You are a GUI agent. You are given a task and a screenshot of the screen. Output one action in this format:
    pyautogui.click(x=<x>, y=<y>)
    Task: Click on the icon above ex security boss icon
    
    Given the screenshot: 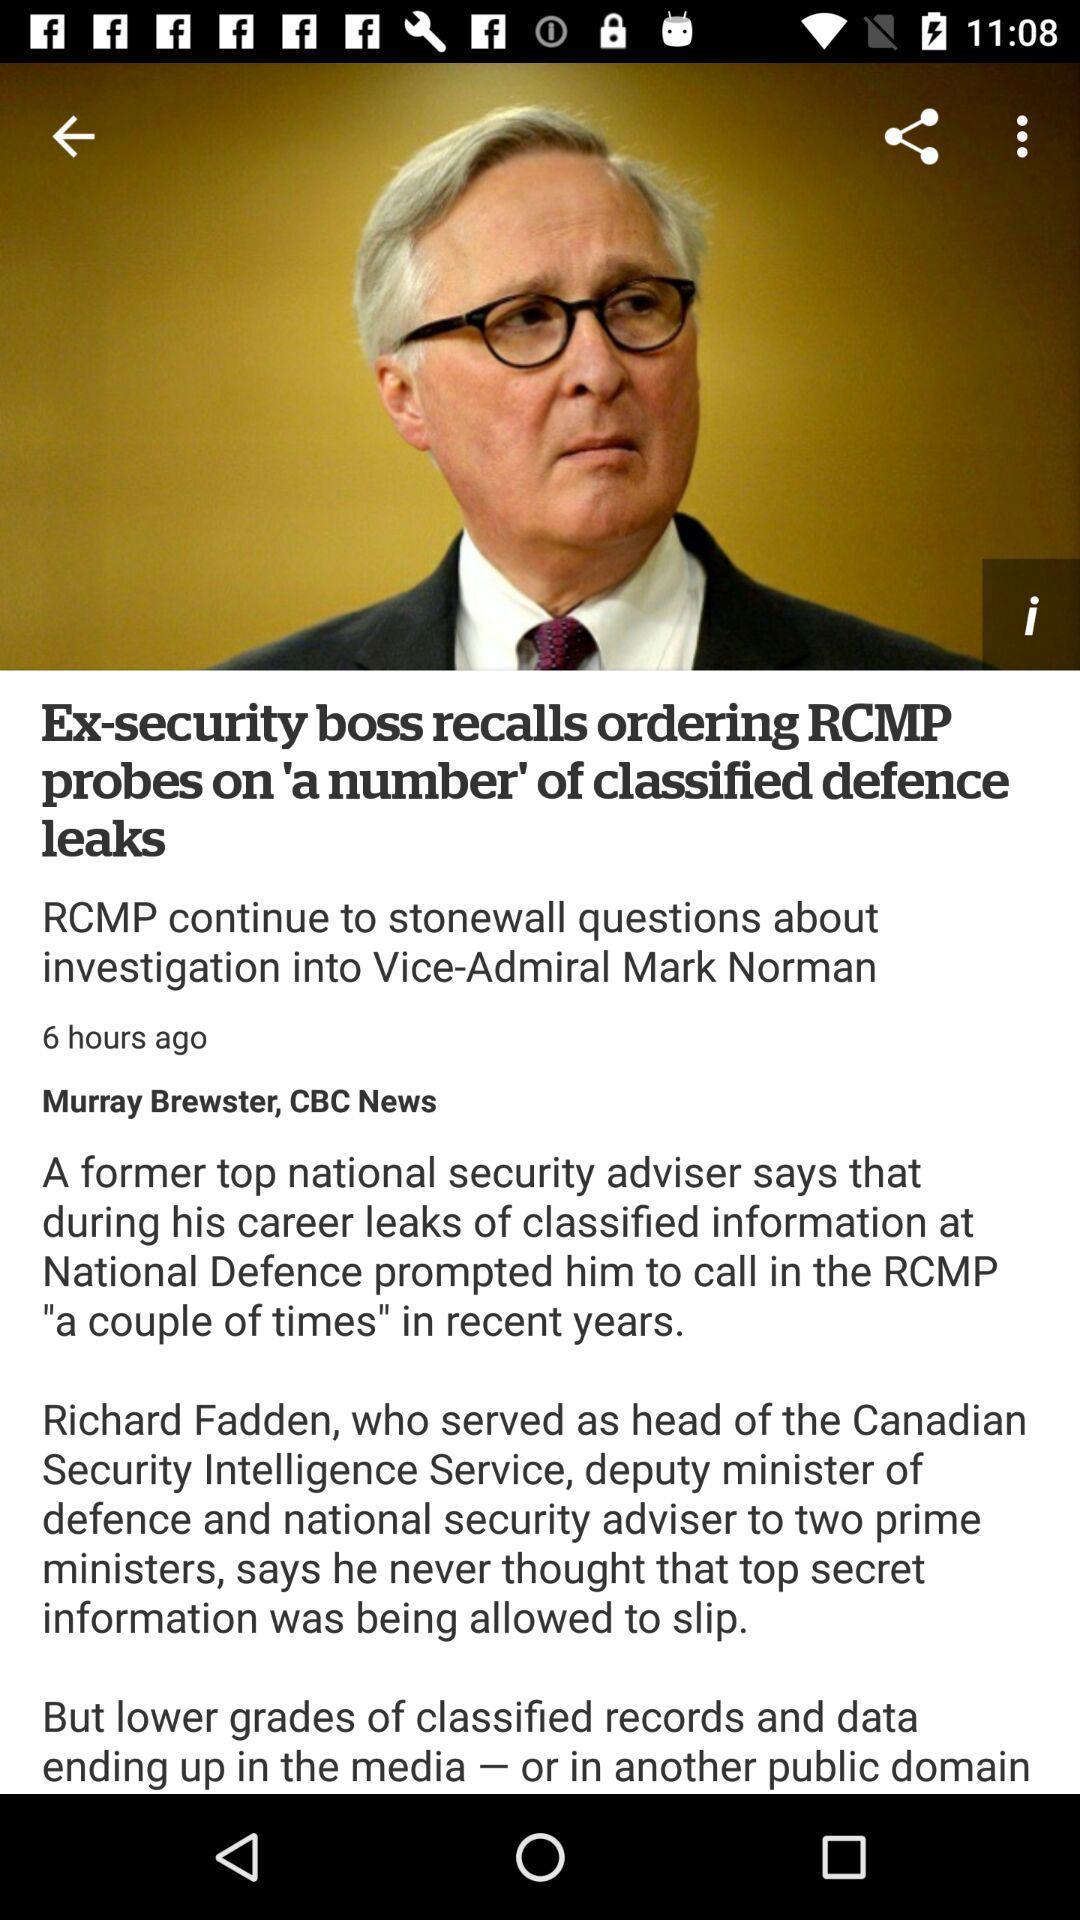 What is the action you would take?
    pyautogui.click(x=72, y=135)
    